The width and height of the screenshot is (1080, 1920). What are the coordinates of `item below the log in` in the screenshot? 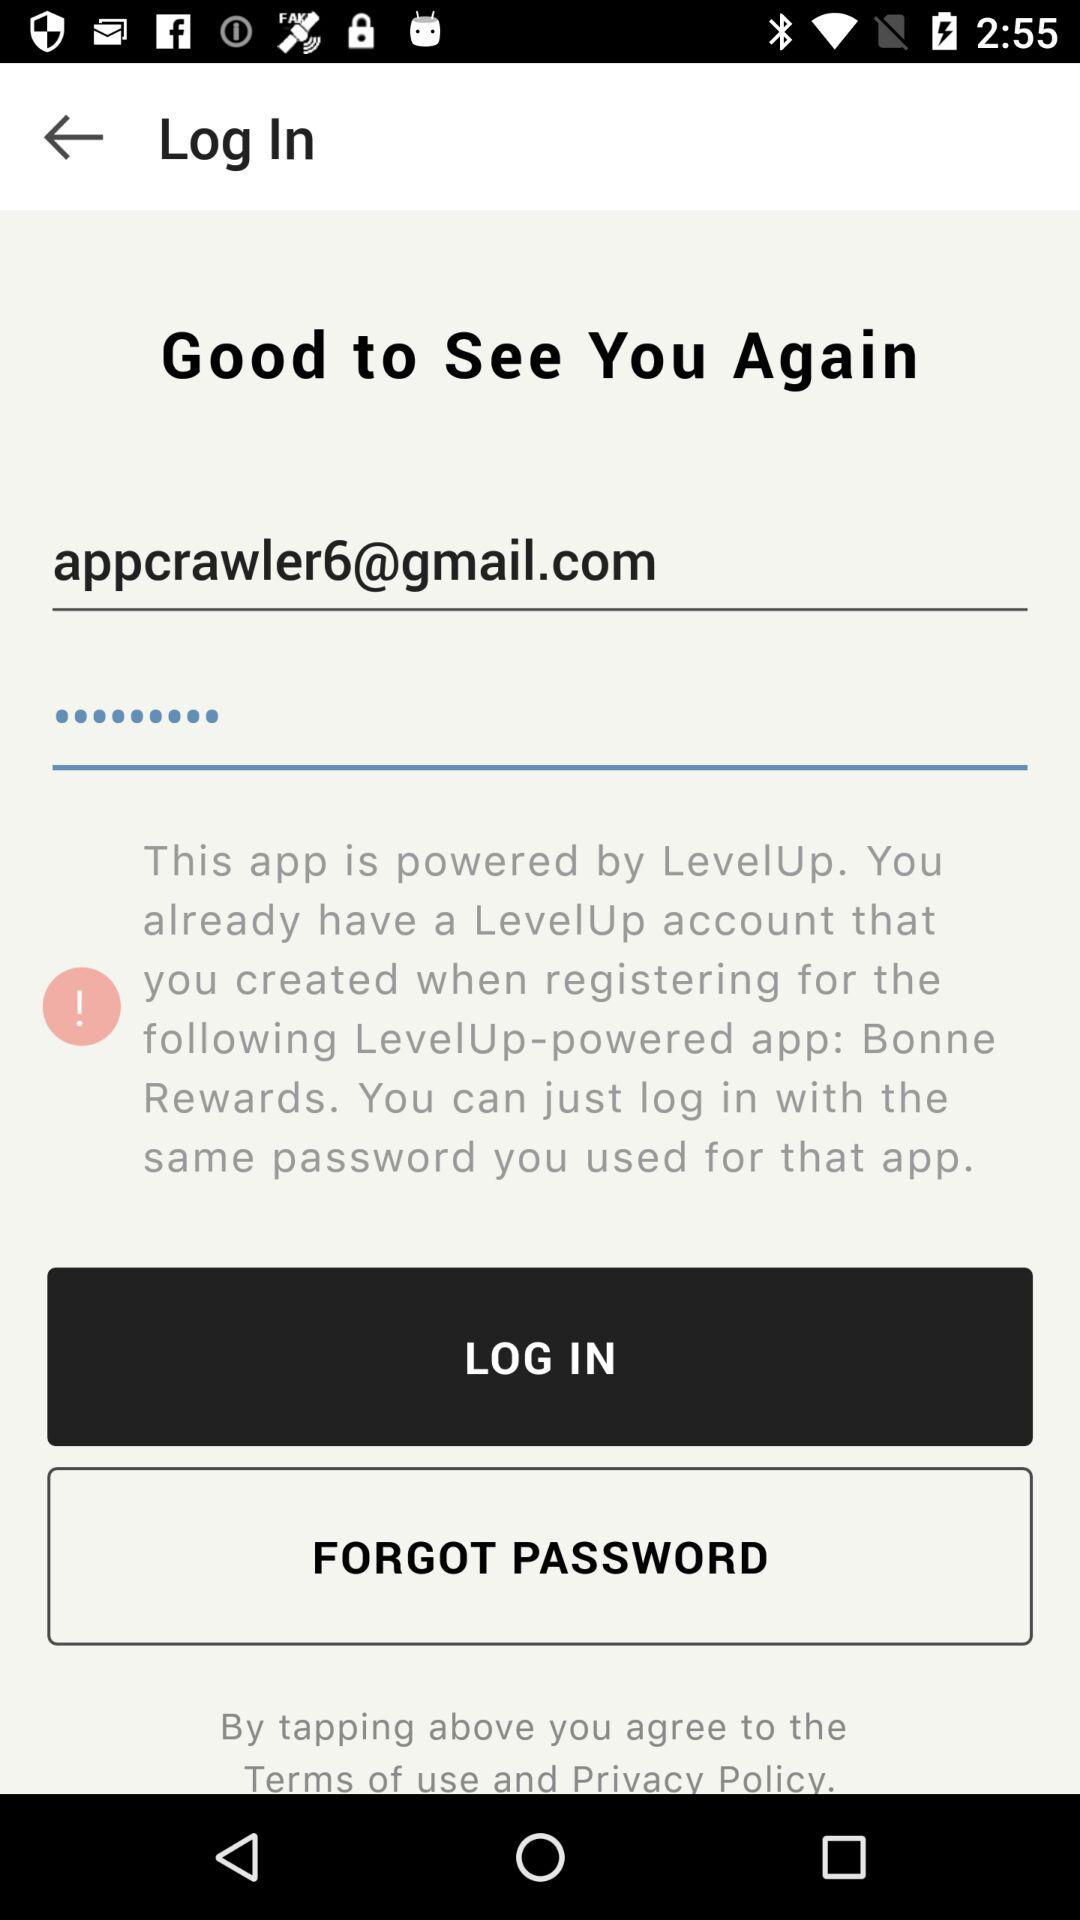 It's located at (540, 1555).